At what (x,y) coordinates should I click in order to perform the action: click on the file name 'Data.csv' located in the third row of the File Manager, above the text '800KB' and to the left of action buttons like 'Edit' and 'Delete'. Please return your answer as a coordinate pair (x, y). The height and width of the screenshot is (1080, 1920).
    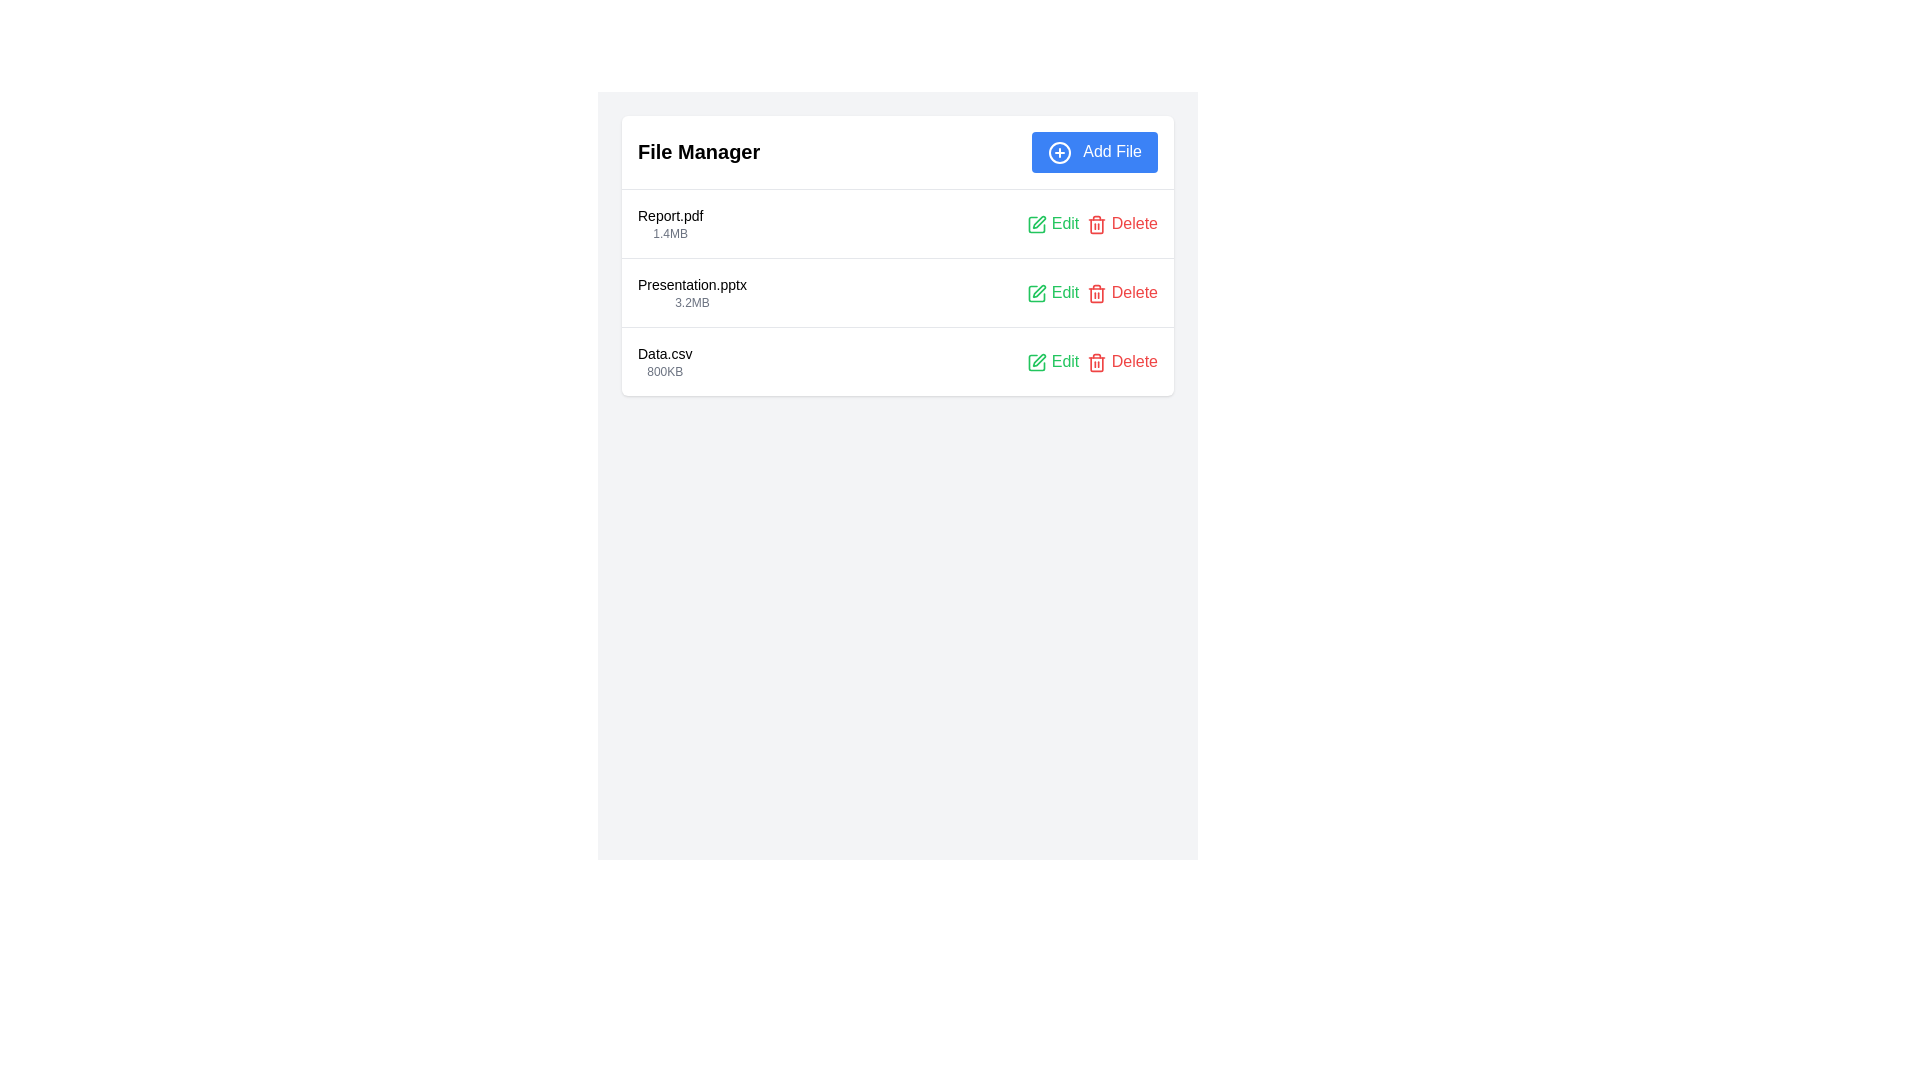
    Looking at the image, I should click on (665, 352).